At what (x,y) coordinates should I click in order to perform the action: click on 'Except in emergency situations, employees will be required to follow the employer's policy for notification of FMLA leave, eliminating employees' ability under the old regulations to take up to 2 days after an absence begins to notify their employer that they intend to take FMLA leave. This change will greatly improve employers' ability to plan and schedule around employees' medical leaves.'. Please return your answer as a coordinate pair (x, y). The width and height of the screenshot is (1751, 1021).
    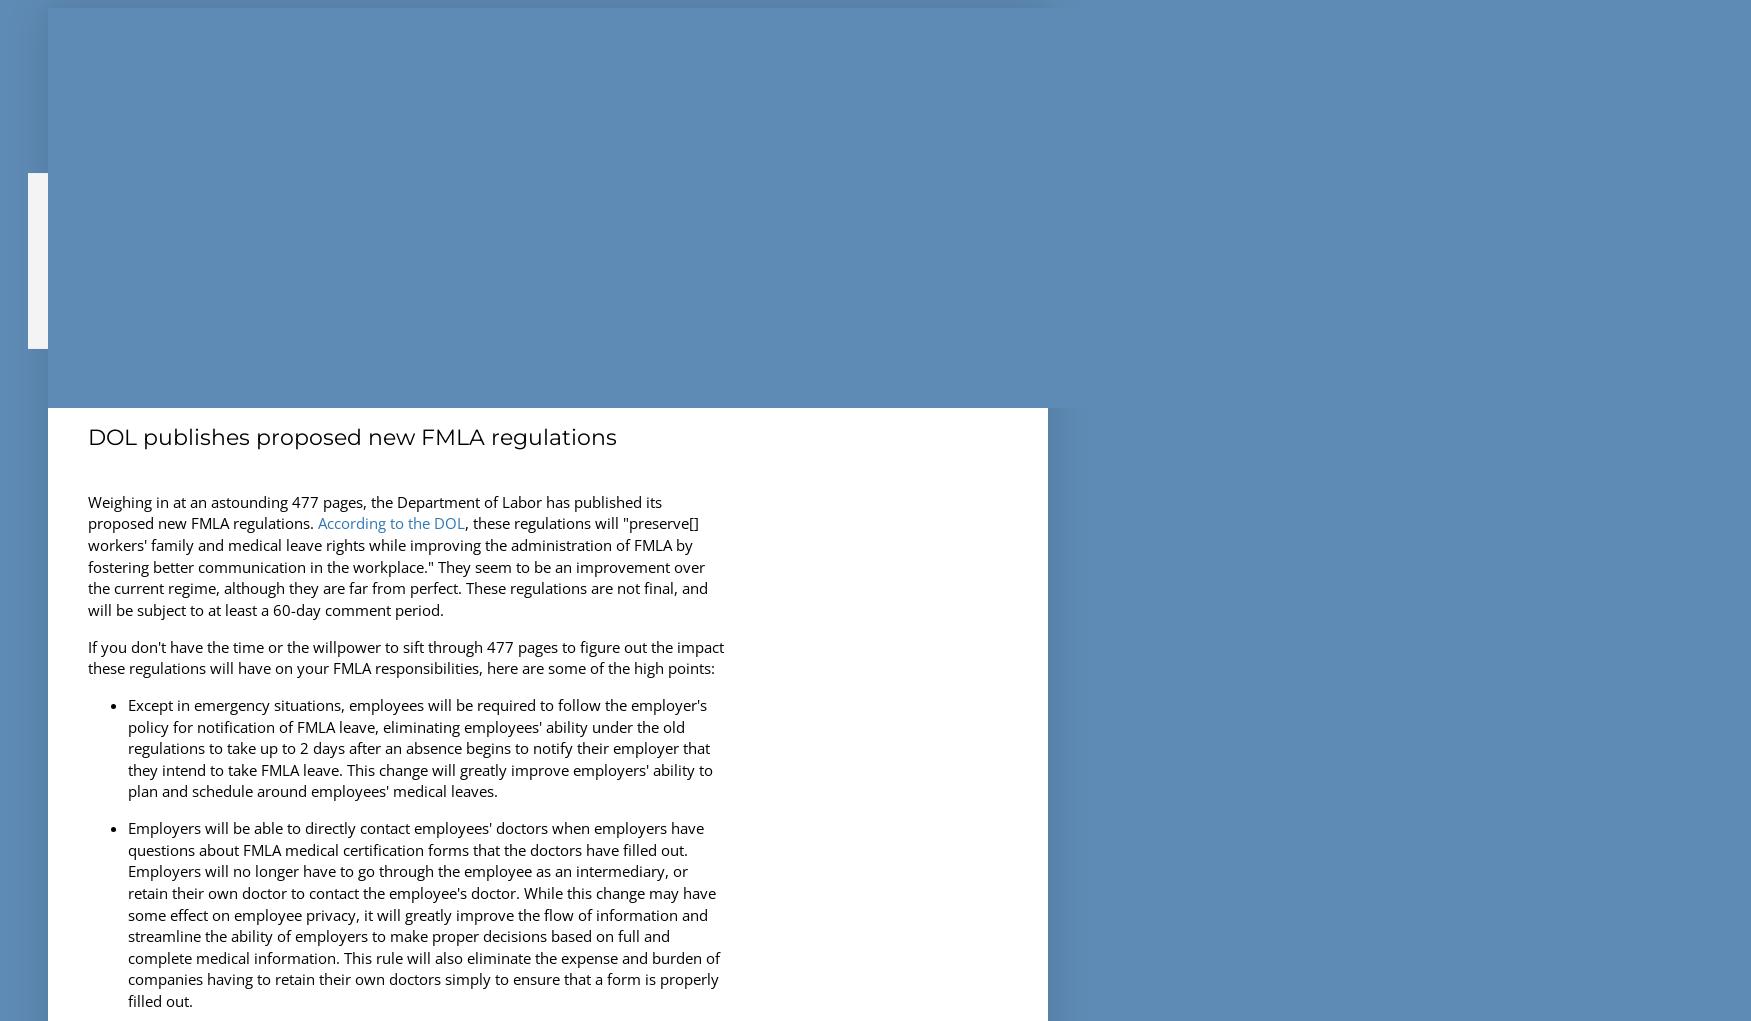
    Looking at the image, I should click on (420, 748).